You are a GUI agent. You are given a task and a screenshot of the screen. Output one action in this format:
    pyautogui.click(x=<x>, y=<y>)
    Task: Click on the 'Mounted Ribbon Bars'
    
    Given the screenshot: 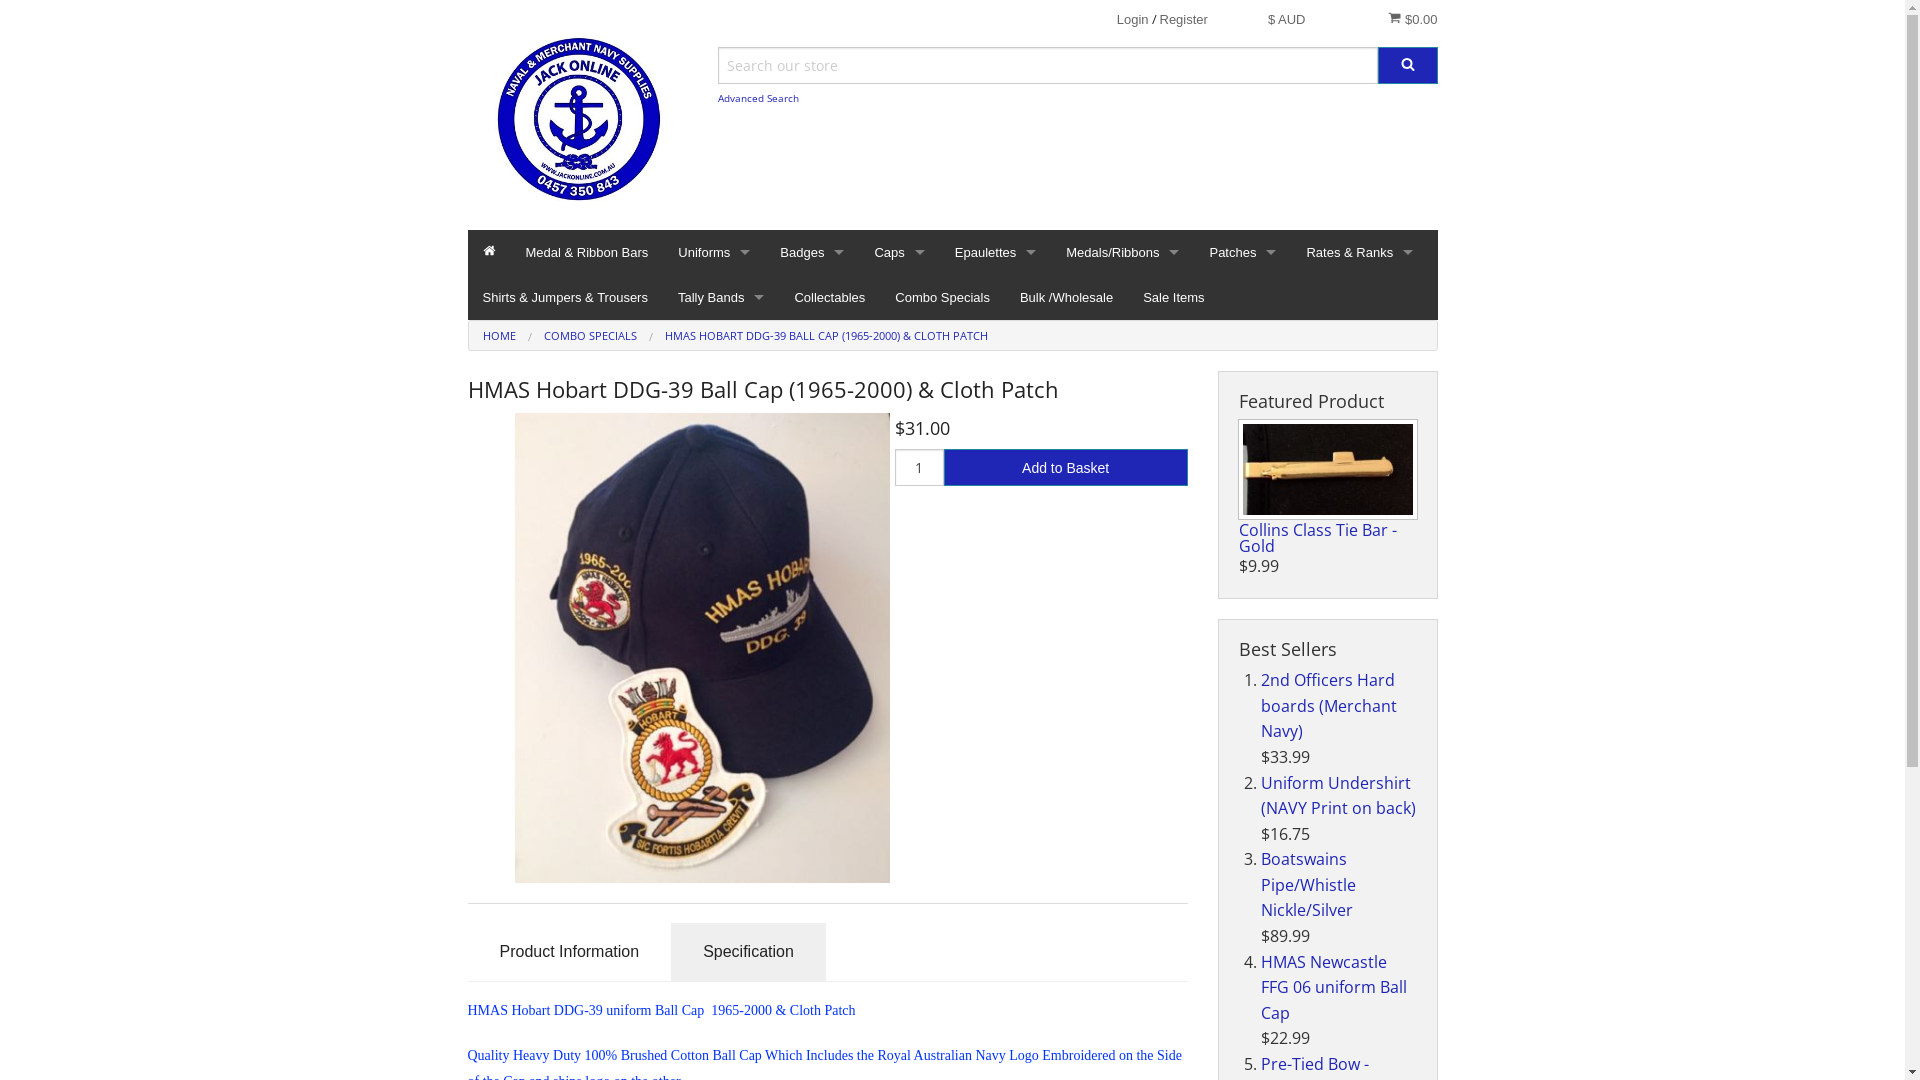 What is the action you would take?
    pyautogui.click(x=1122, y=501)
    